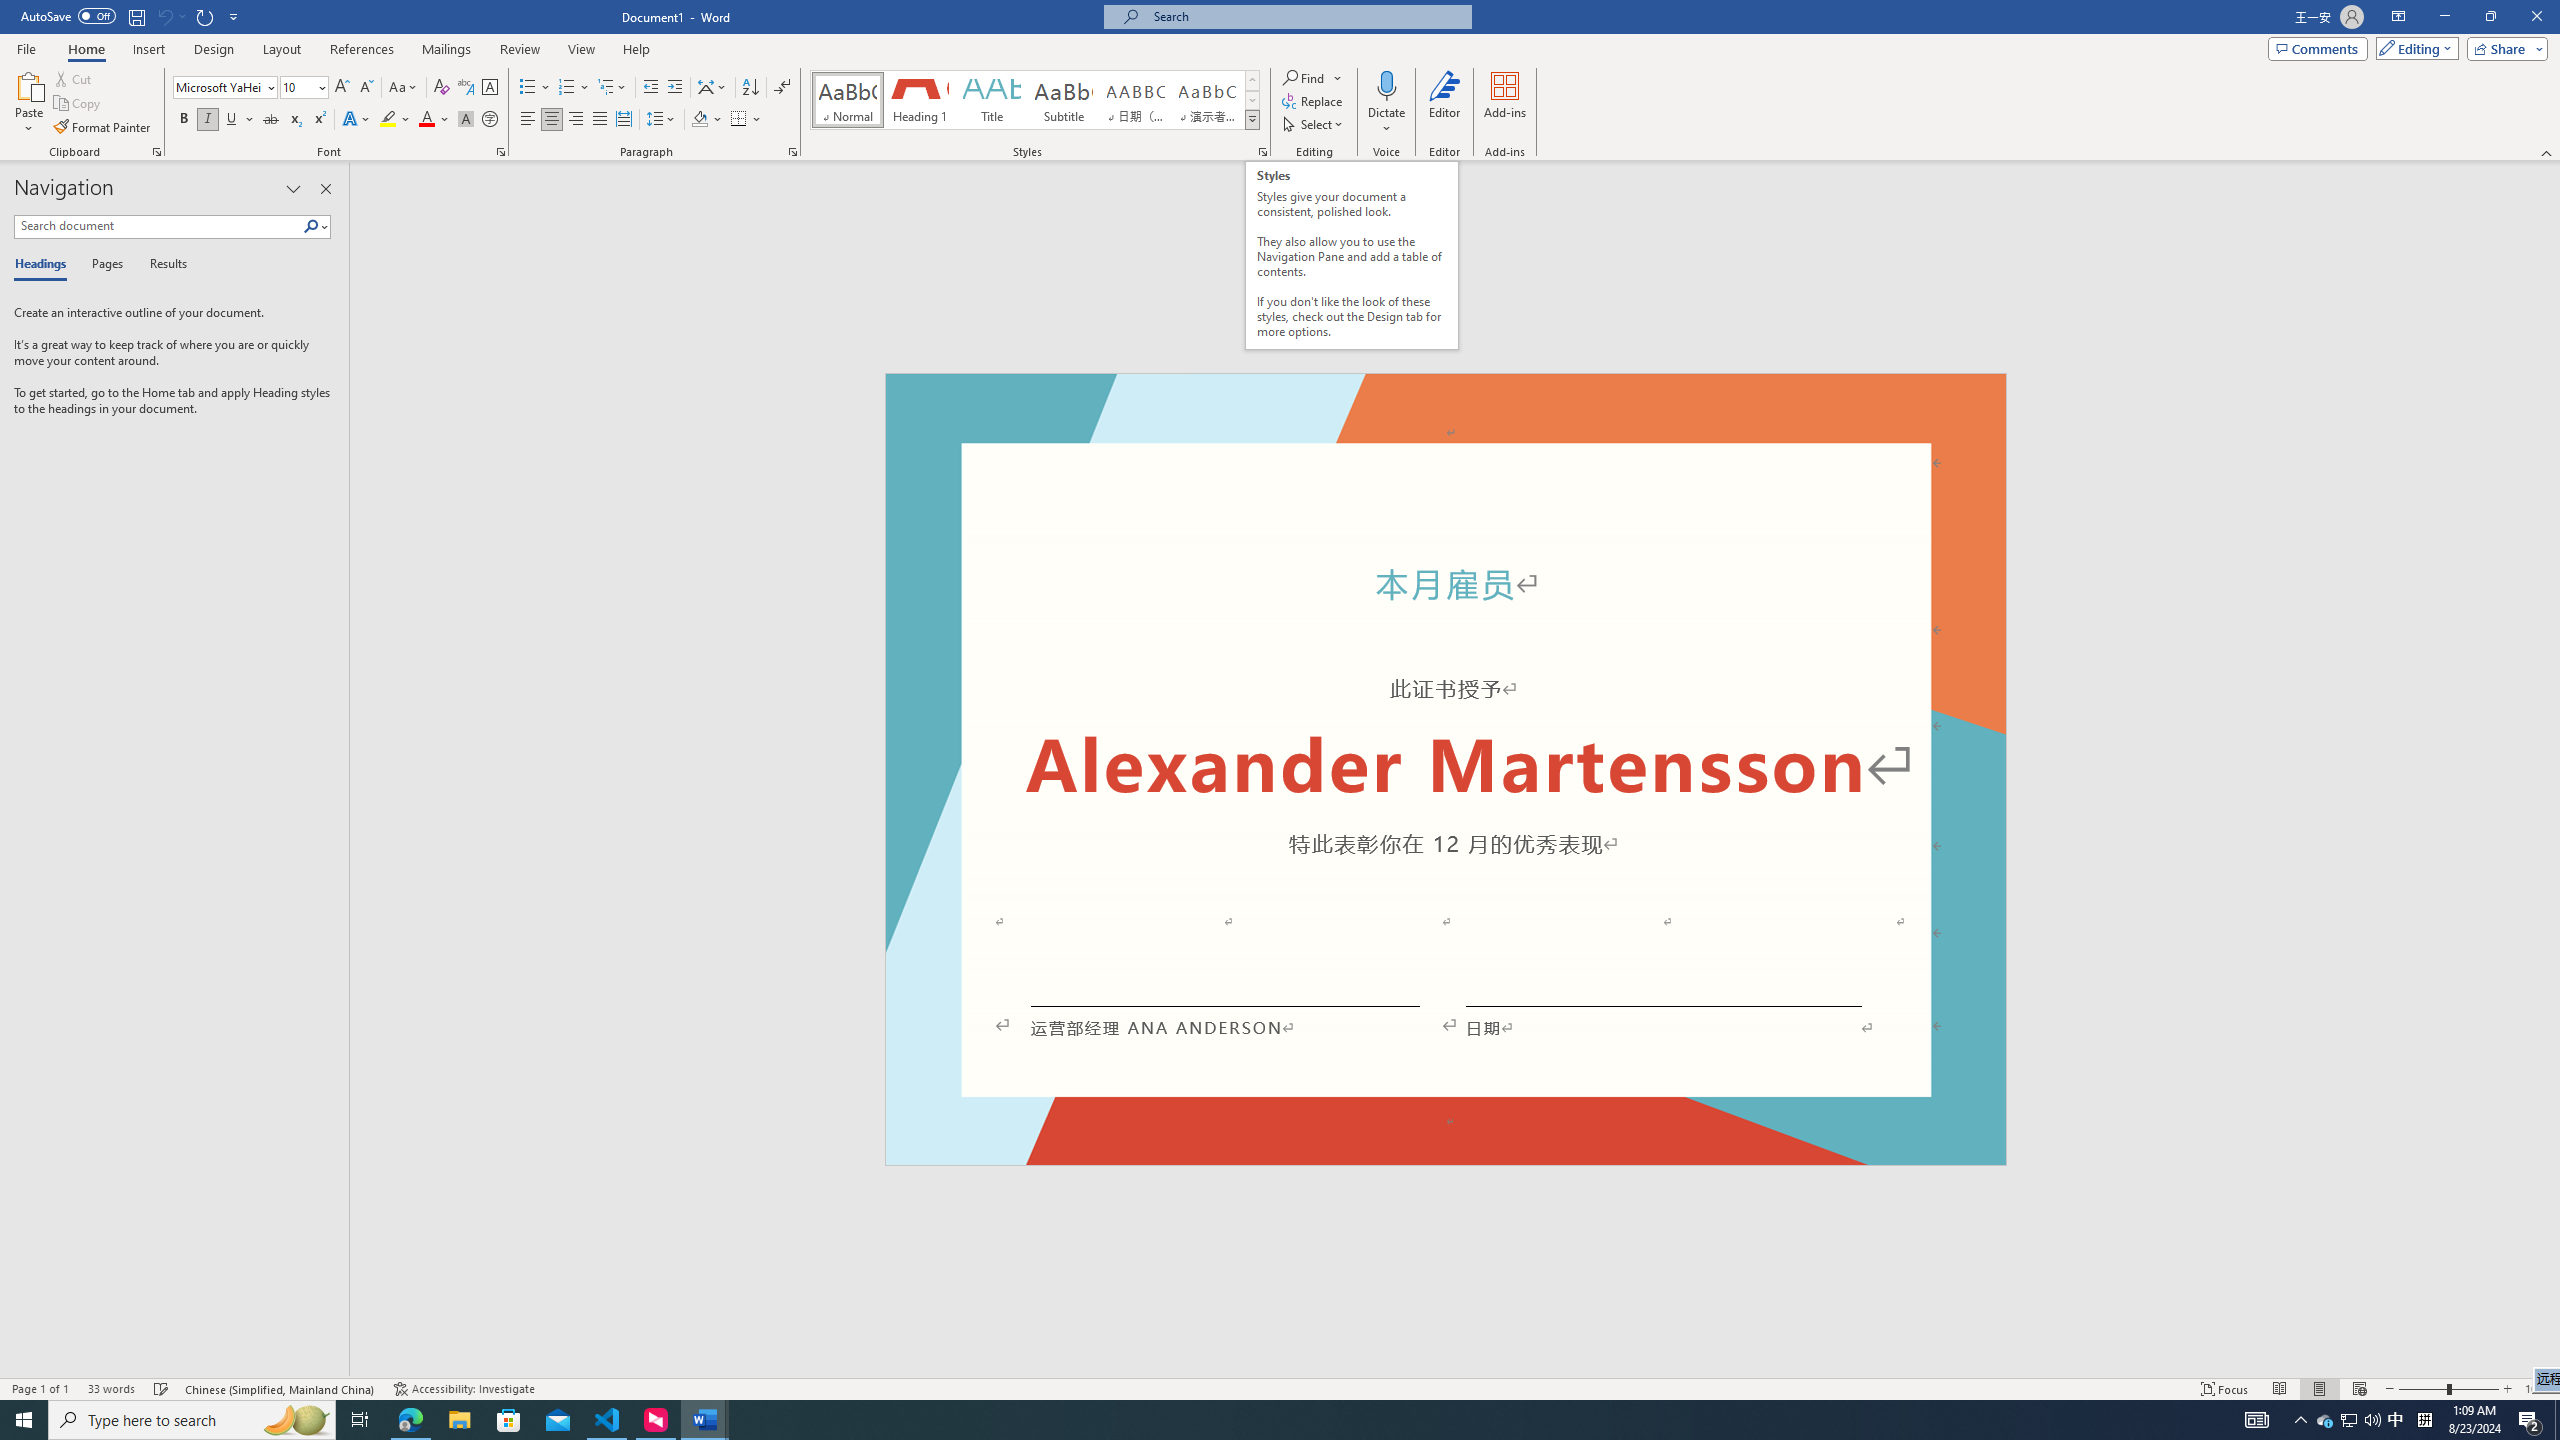 This screenshot has height=1440, width=2560. What do you see at coordinates (403, 87) in the screenshot?
I see `'Change Case'` at bounding box center [403, 87].